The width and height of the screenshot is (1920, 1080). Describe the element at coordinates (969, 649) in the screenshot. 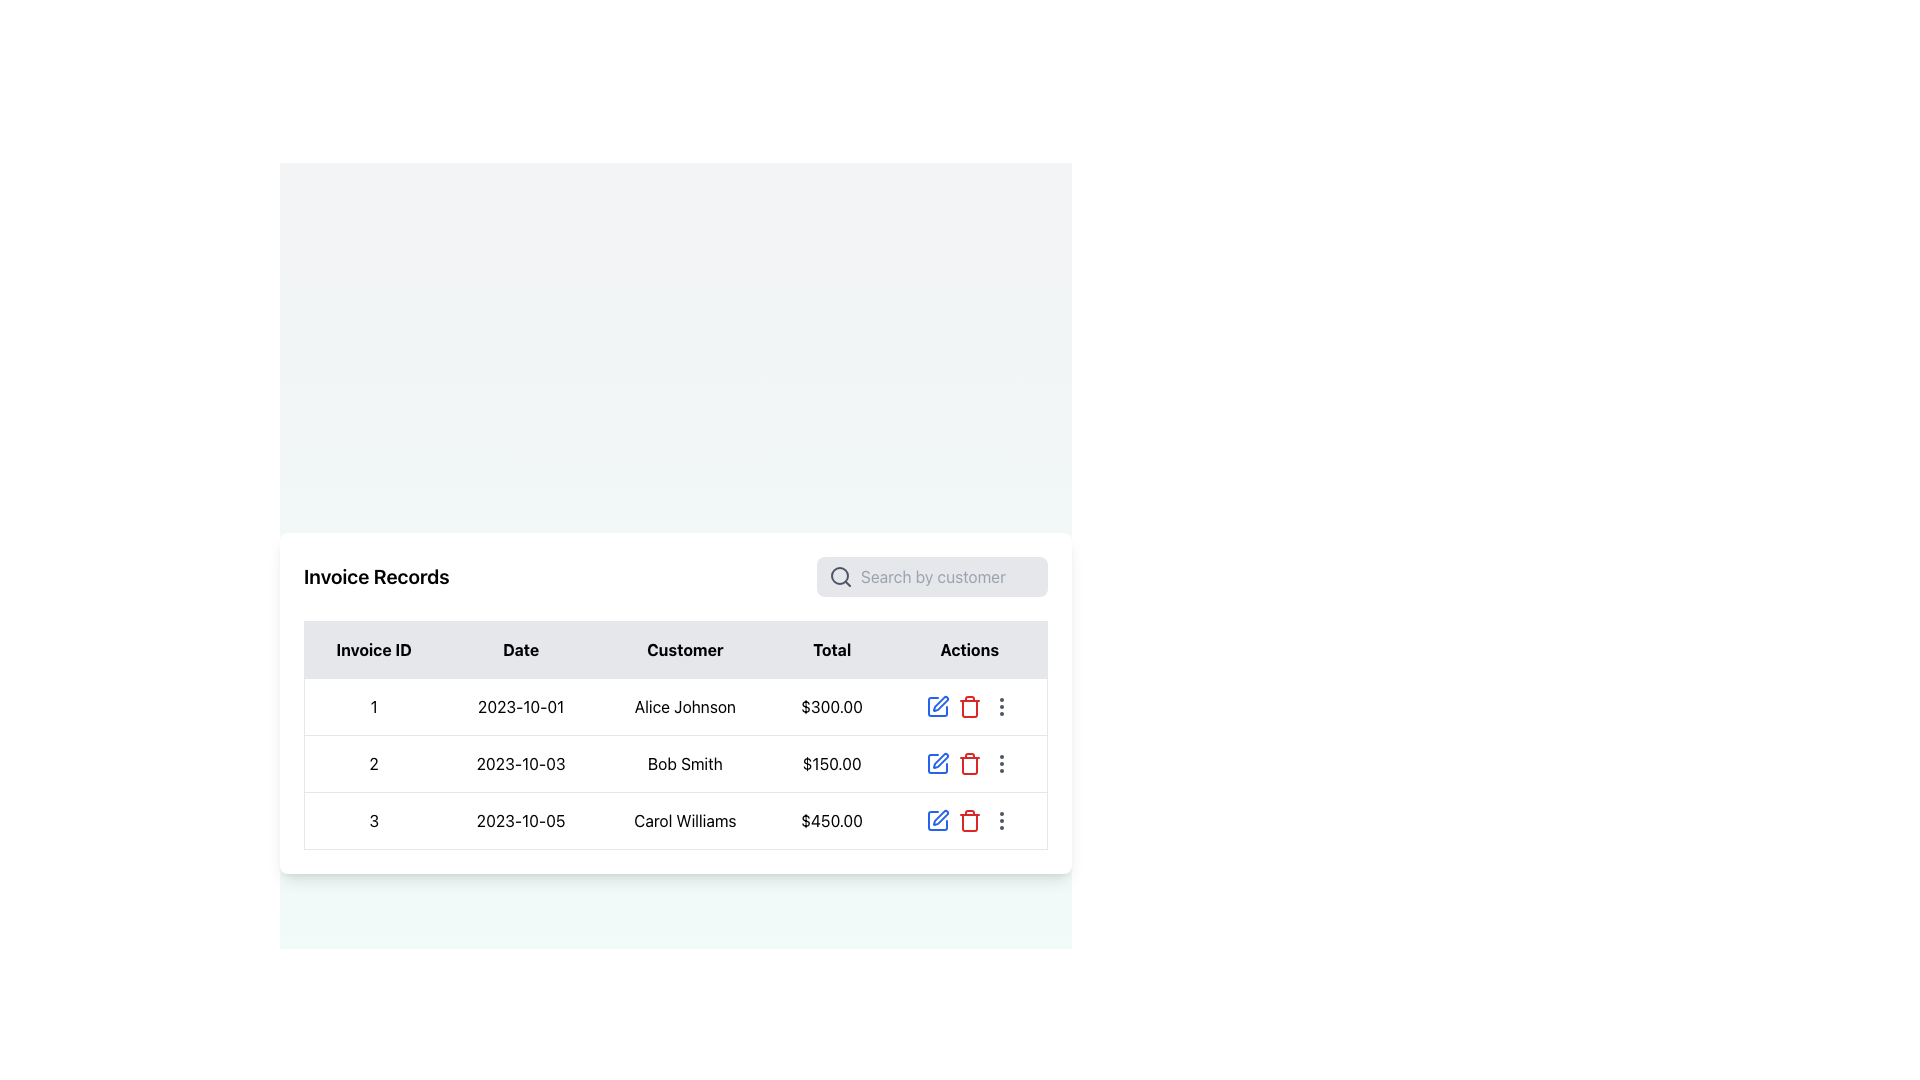

I see `the table header labeled 'Actions', which is the fifth and last column header in the table, positioned to the immediate right of the 'Total' column` at that location.